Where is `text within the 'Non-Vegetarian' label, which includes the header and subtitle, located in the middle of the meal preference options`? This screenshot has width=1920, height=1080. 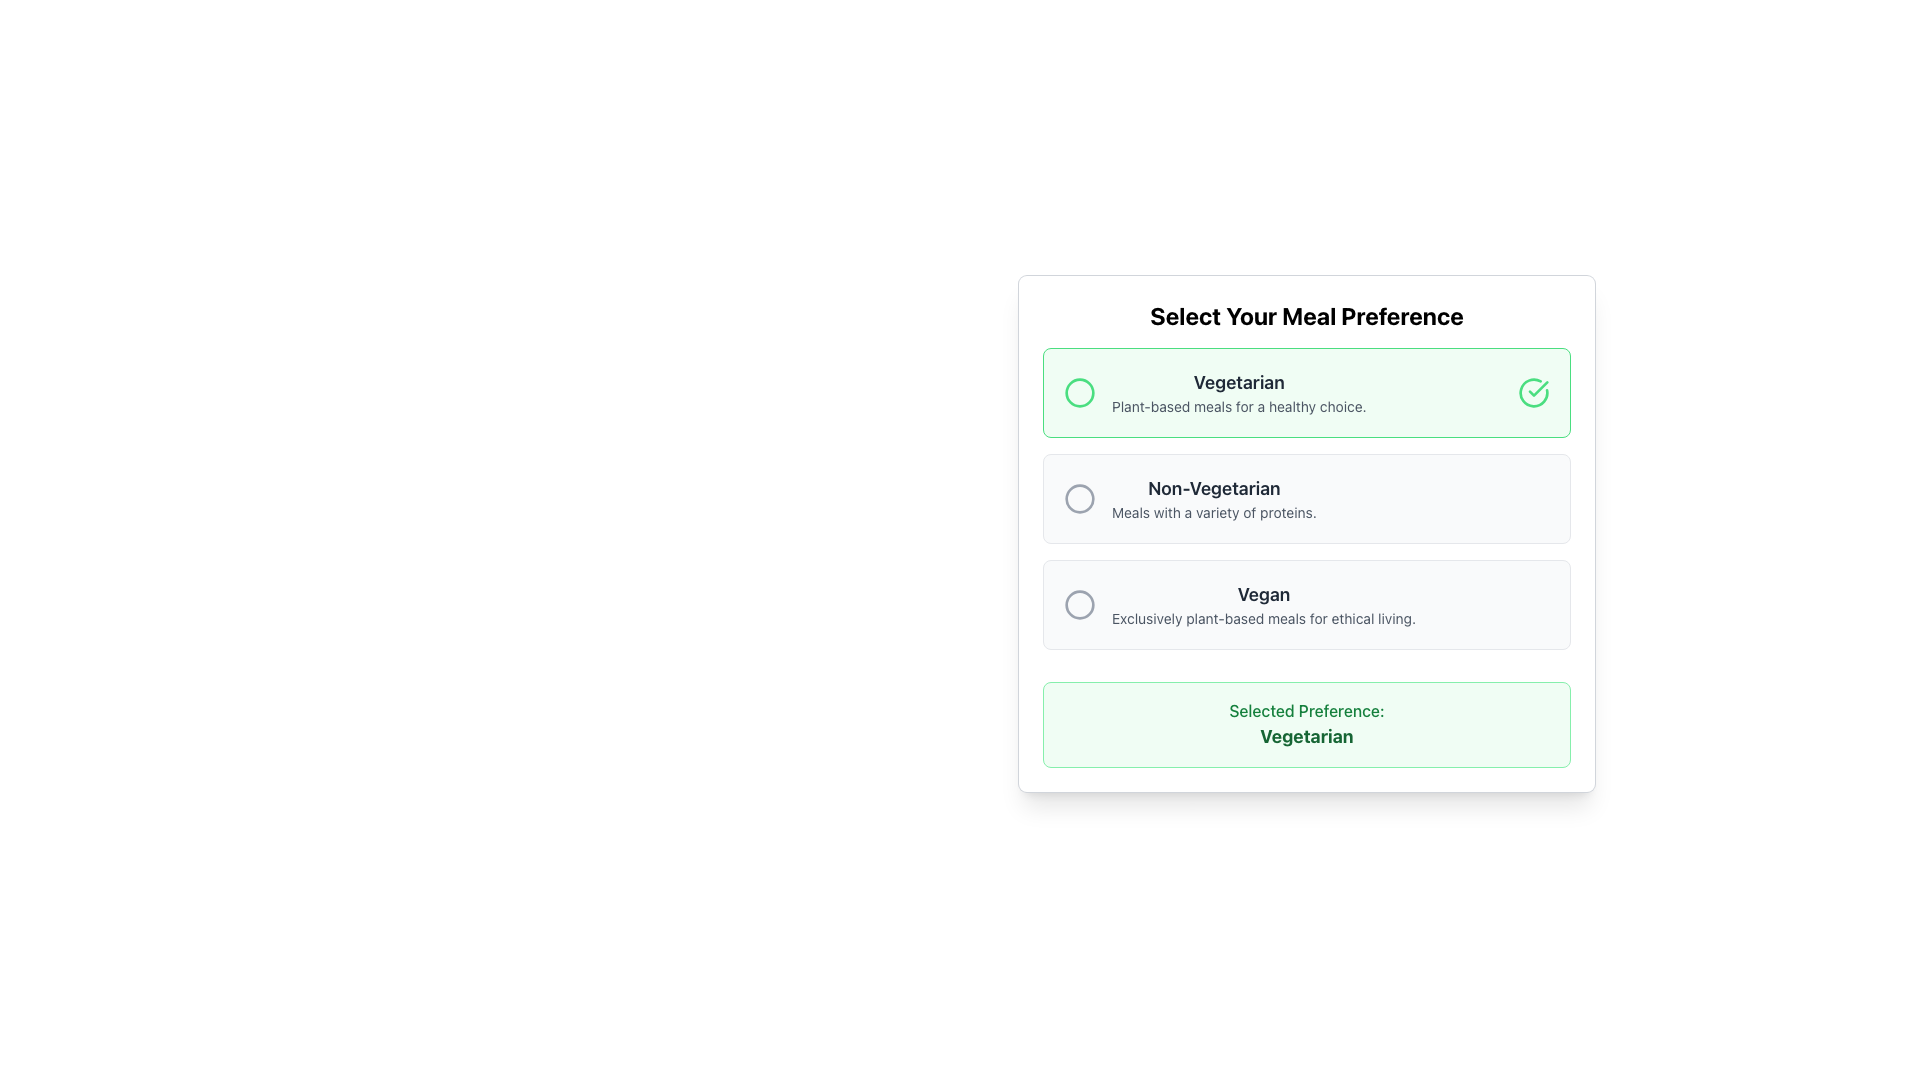 text within the 'Non-Vegetarian' label, which includes the header and subtitle, located in the middle of the meal preference options is located at coordinates (1213, 497).